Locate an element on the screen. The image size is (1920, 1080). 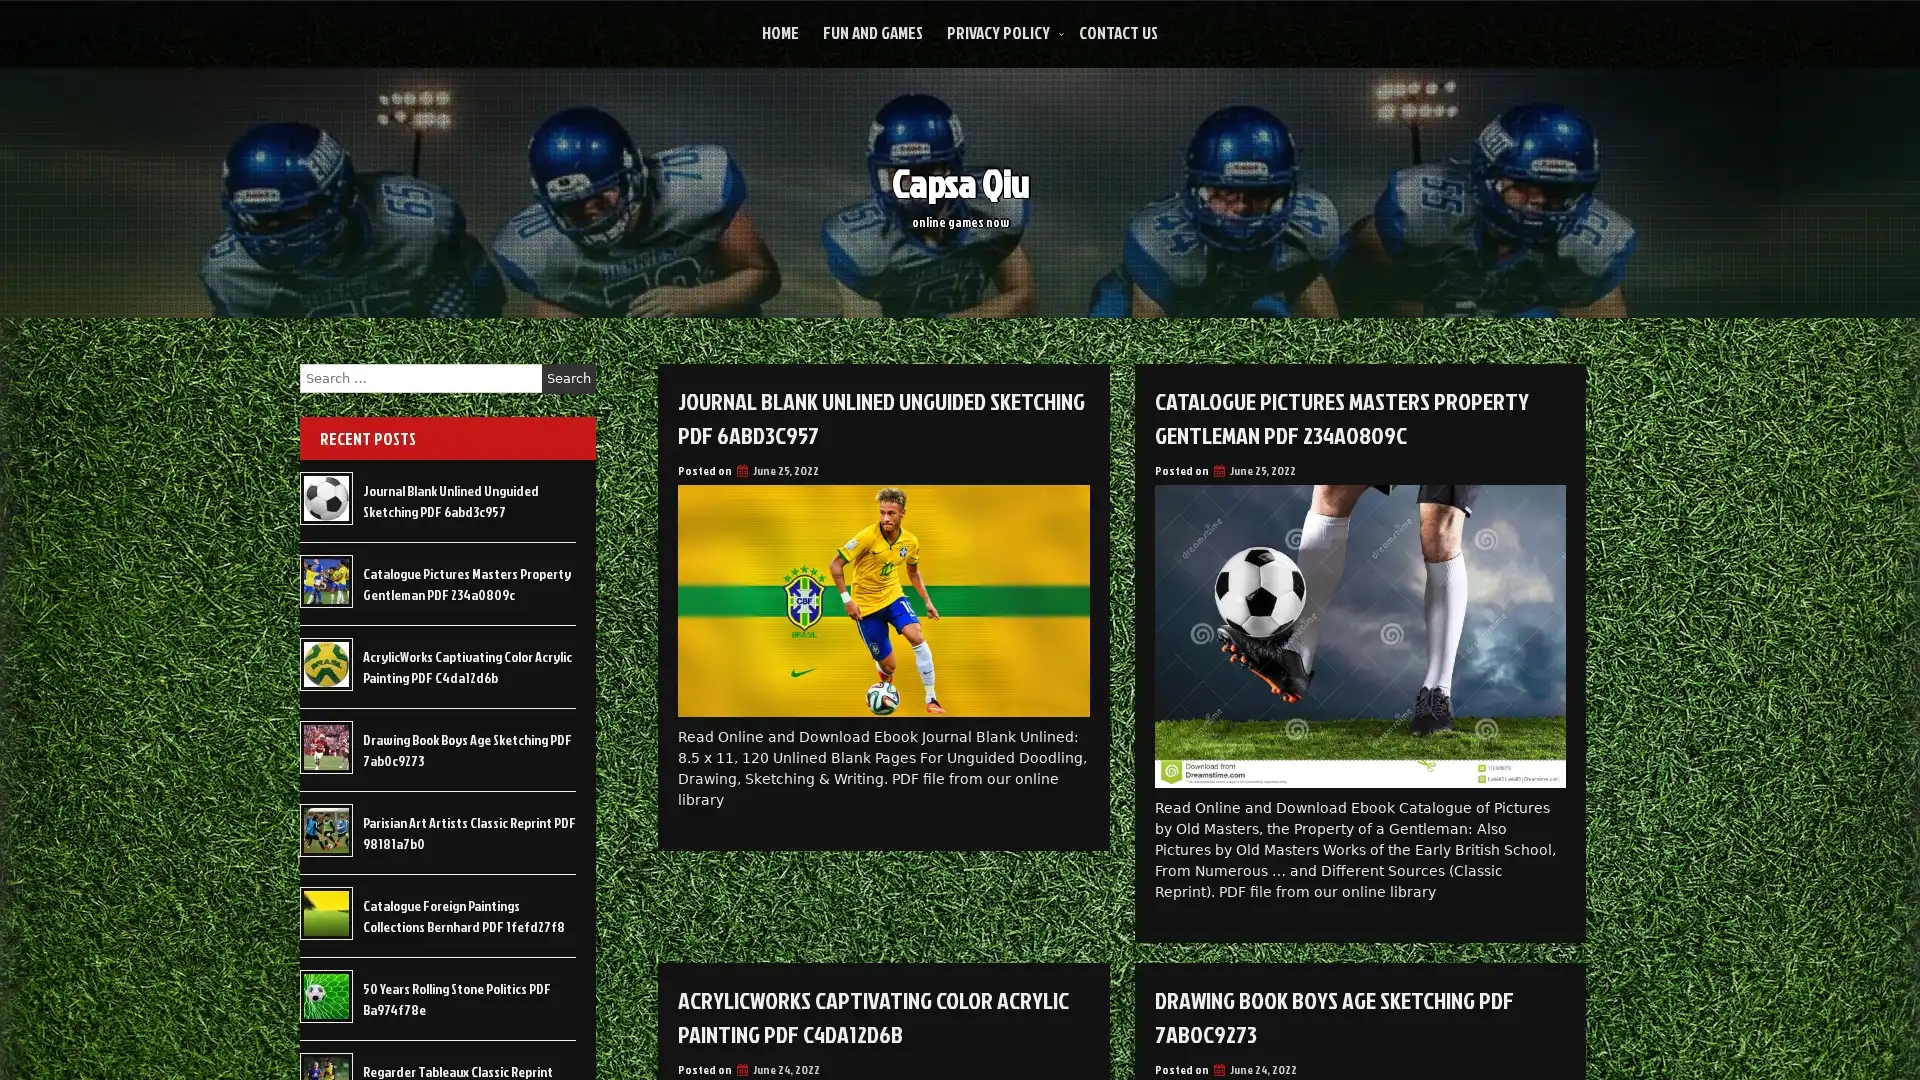
Search is located at coordinates (568, 378).